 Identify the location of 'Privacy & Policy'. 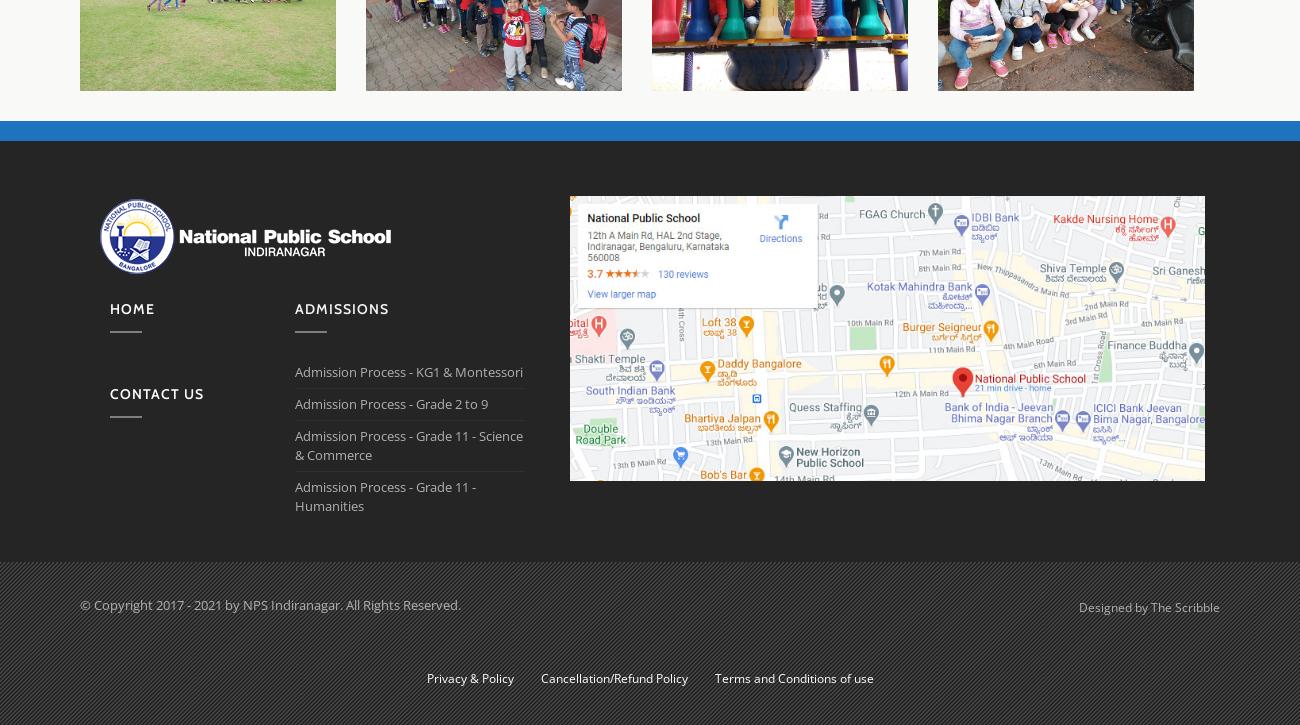
(468, 677).